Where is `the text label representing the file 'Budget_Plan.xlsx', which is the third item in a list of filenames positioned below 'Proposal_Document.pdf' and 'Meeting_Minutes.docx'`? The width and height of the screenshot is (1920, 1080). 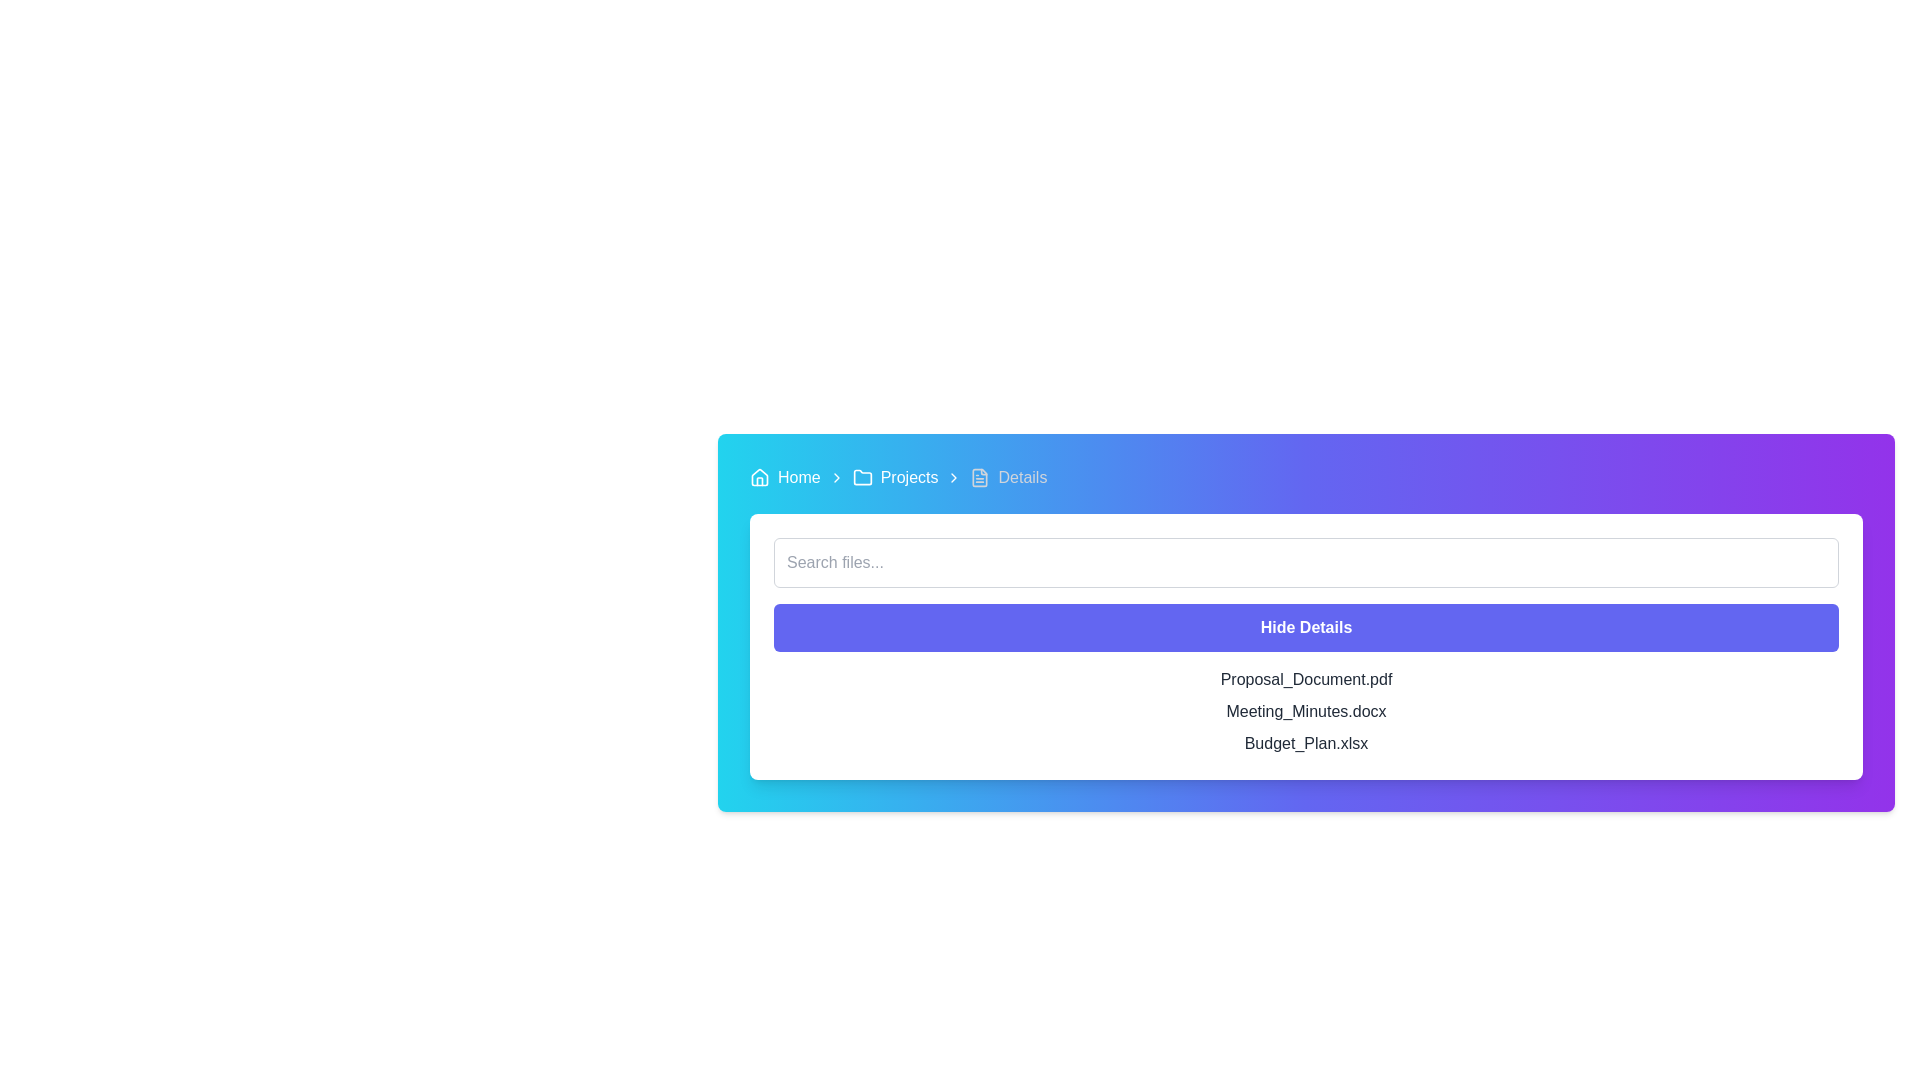 the text label representing the file 'Budget_Plan.xlsx', which is the third item in a list of filenames positioned below 'Proposal_Document.pdf' and 'Meeting_Minutes.docx' is located at coordinates (1306, 744).